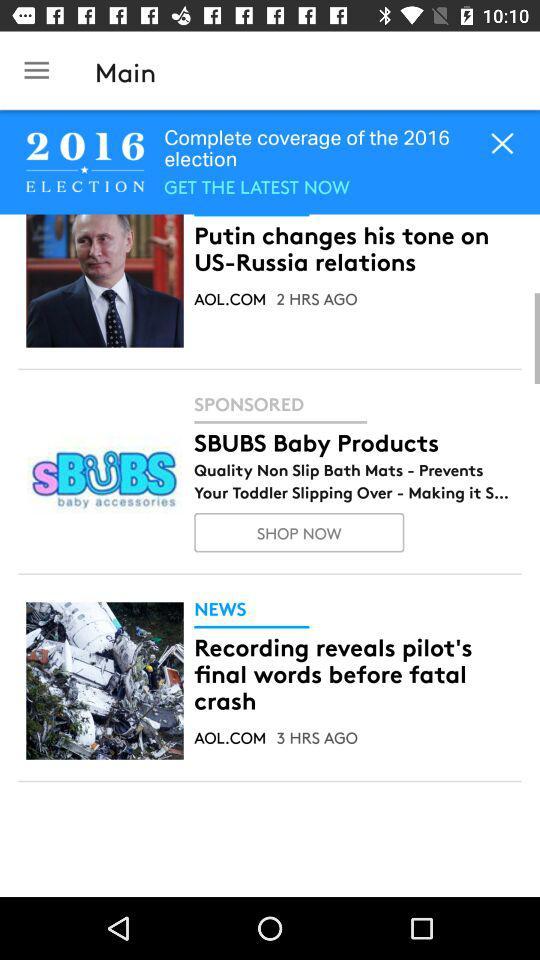 Image resolution: width=540 pixels, height=960 pixels. I want to click on the close icon, so click(501, 144).